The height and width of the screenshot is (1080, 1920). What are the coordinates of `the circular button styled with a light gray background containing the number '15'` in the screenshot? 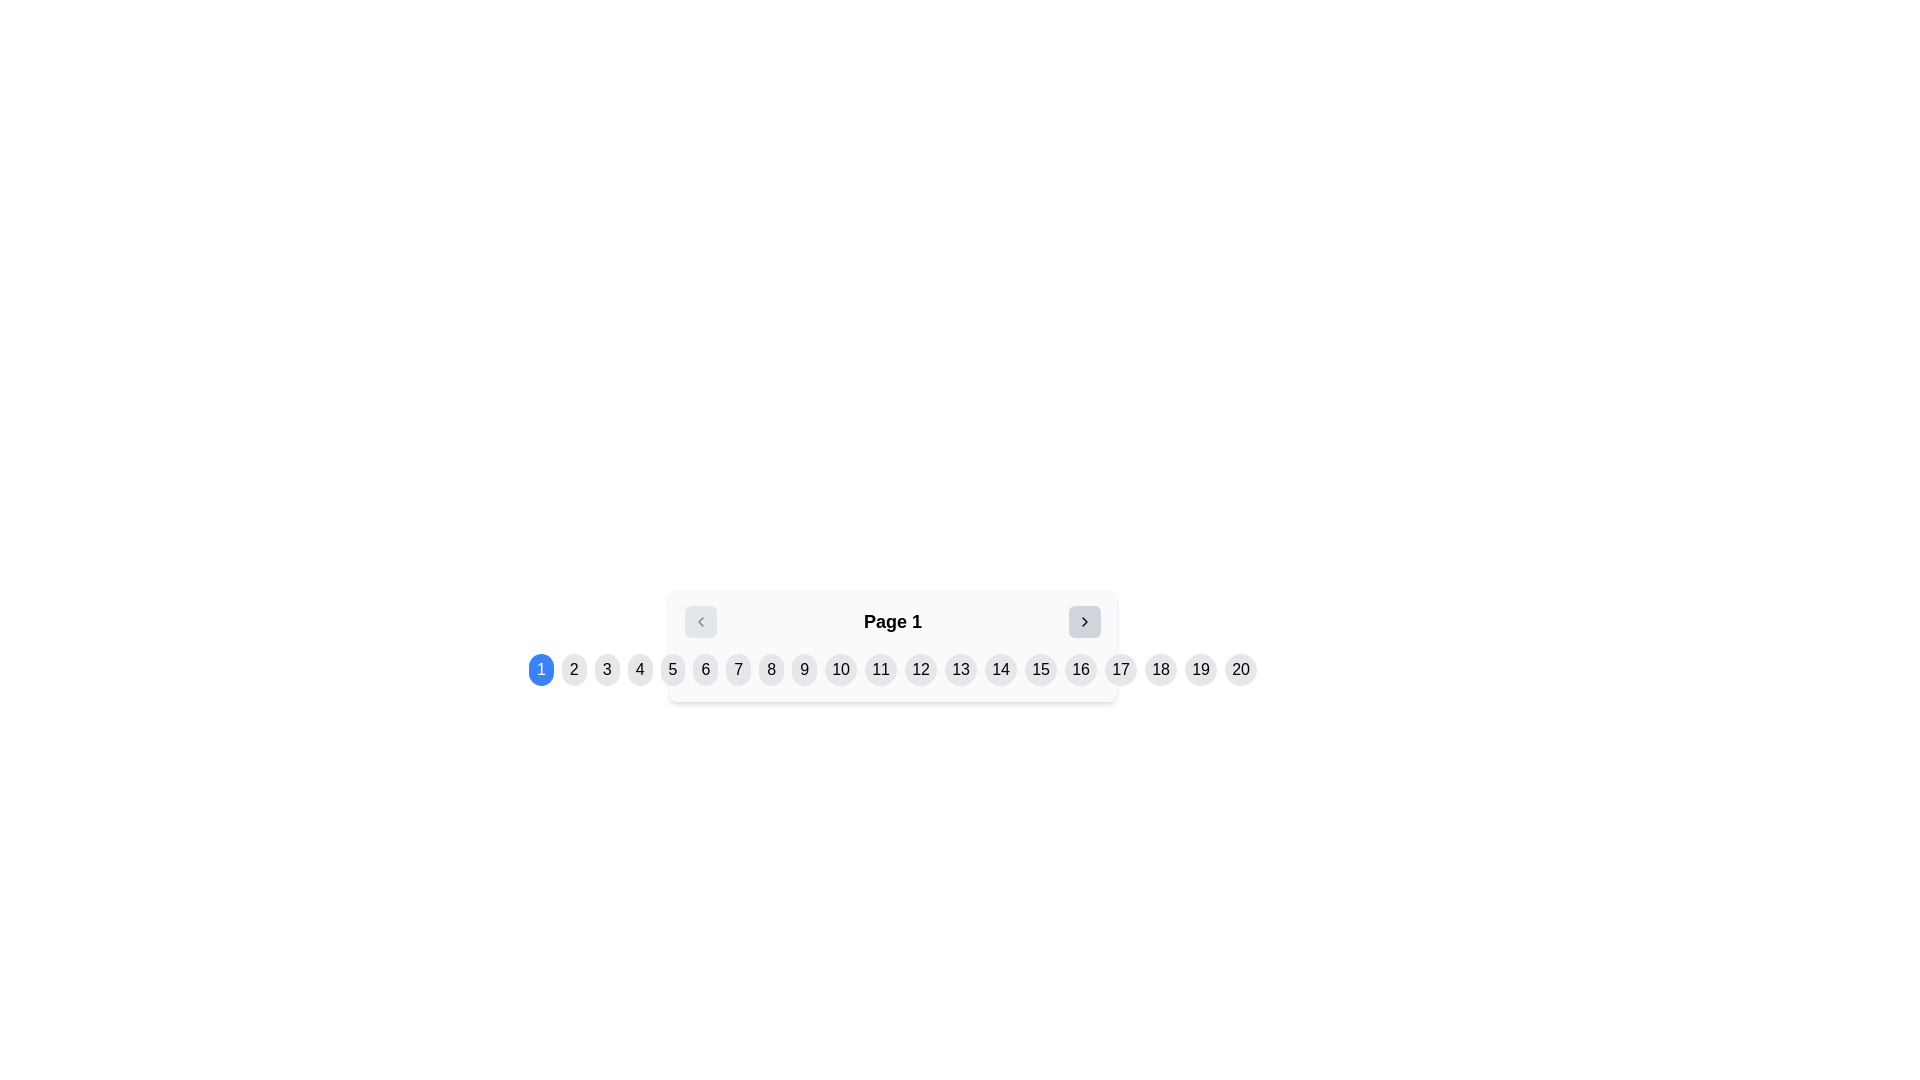 It's located at (1040, 670).